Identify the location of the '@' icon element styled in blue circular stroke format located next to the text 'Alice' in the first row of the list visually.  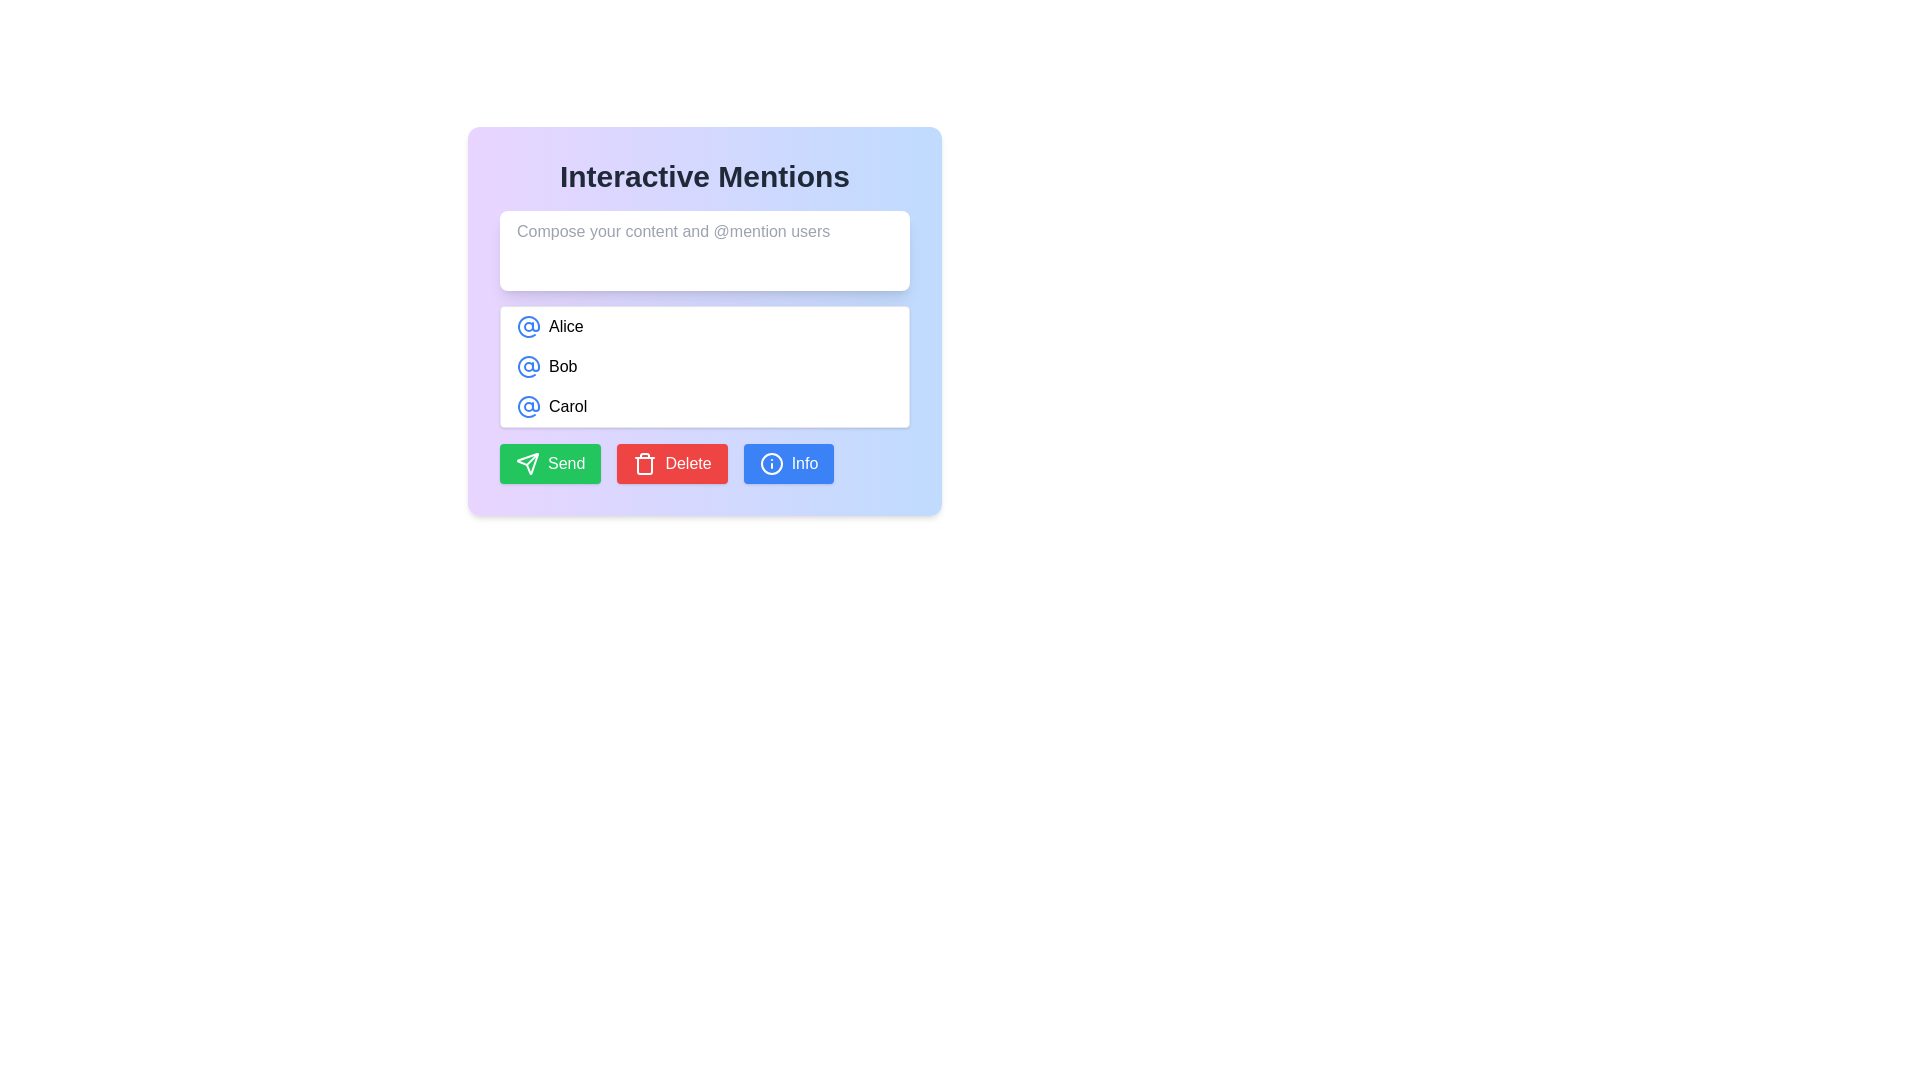
(528, 326).